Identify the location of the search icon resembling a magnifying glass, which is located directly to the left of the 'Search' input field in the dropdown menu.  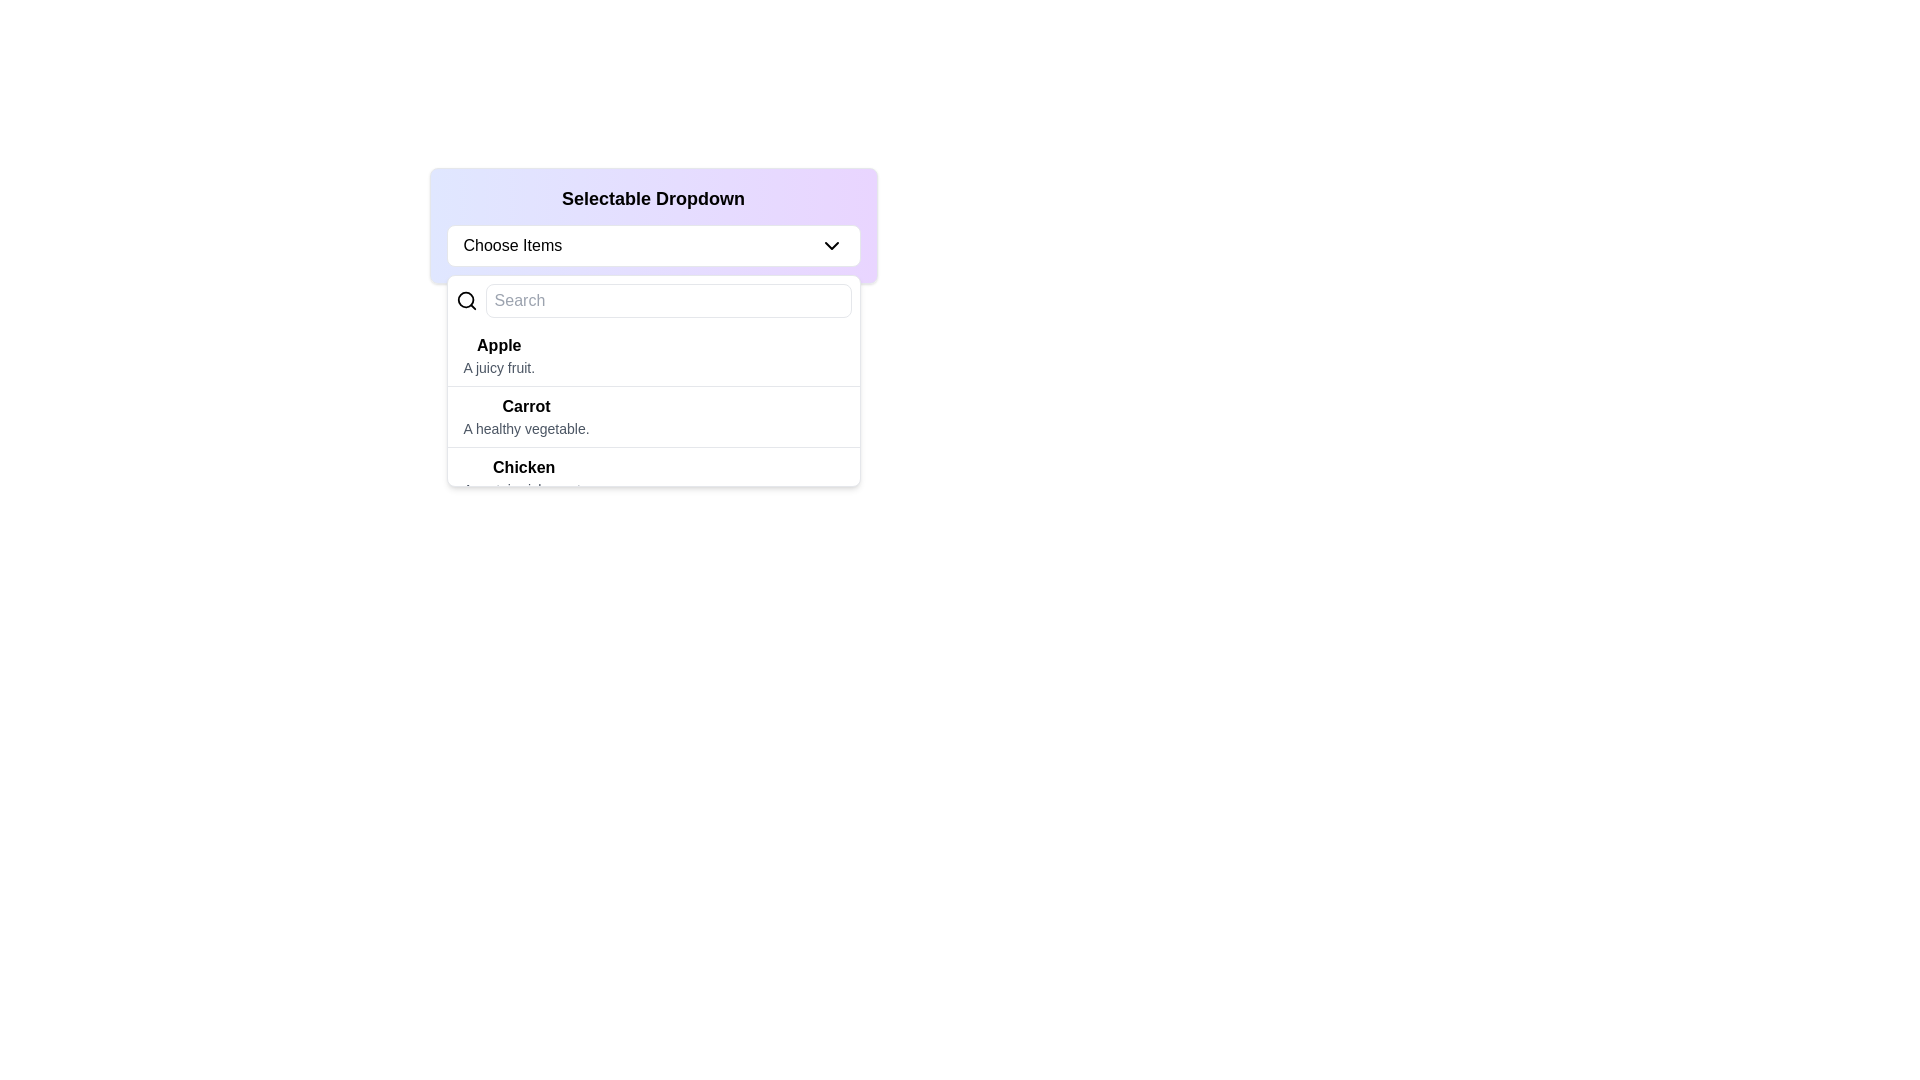
(465, 300).